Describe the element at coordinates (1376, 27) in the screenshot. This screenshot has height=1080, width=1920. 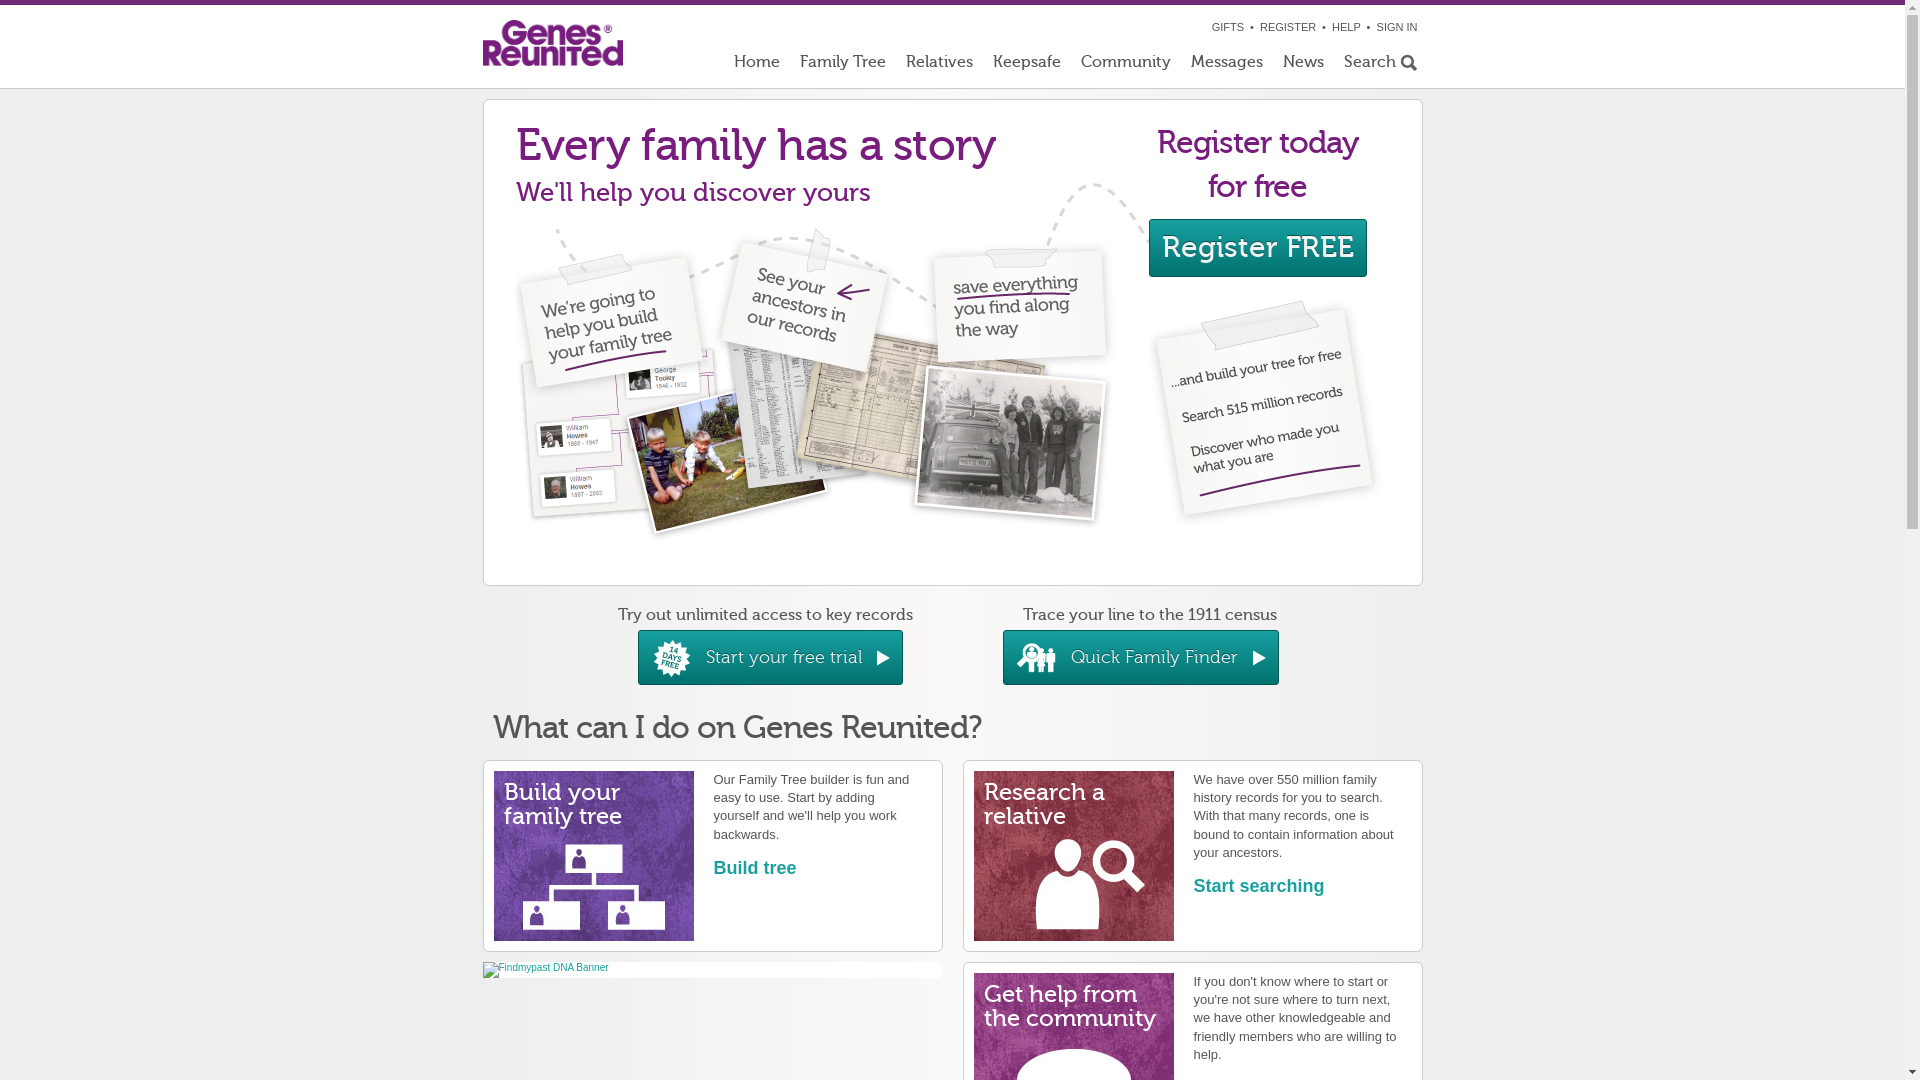
I see `'SIGN IN'` at that location.